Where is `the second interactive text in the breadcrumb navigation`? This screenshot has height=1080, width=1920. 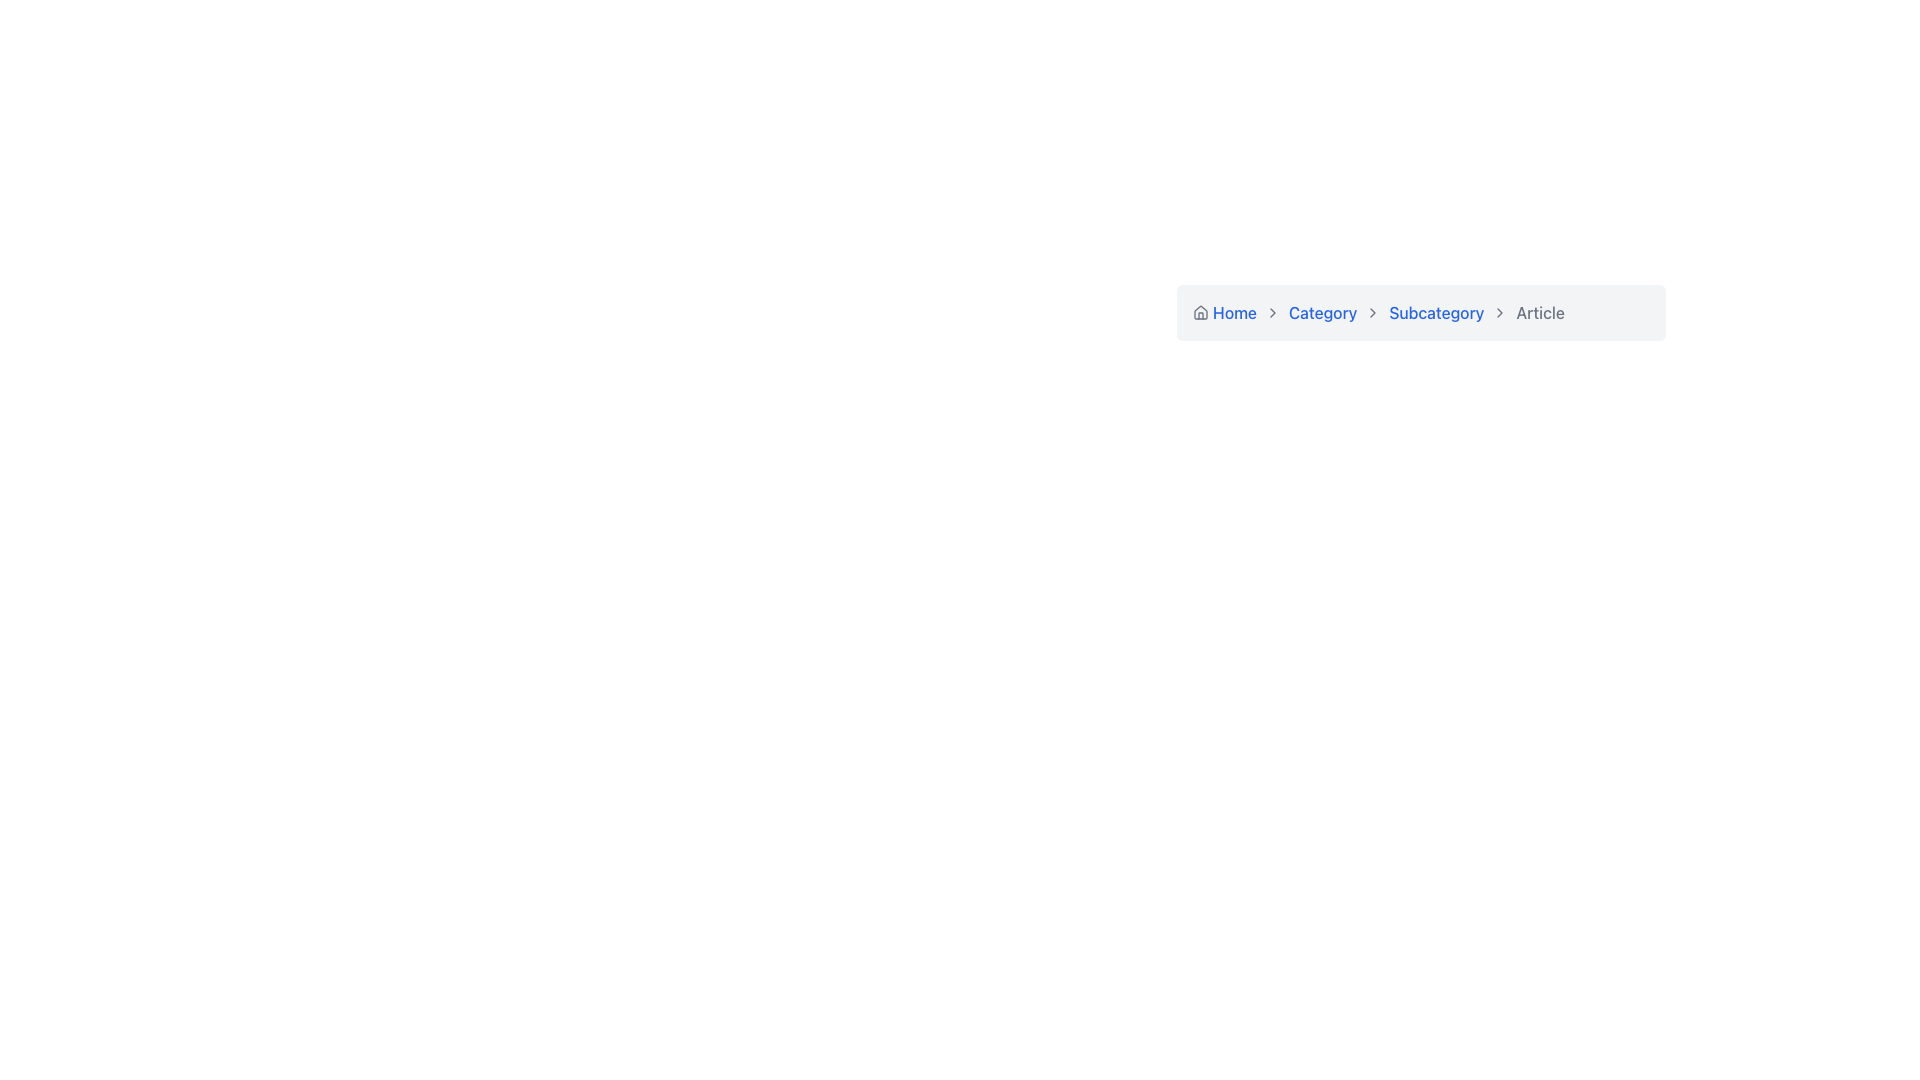 the second interactive text in the breadcrumb navigation is located at coordinates (1323, 312).